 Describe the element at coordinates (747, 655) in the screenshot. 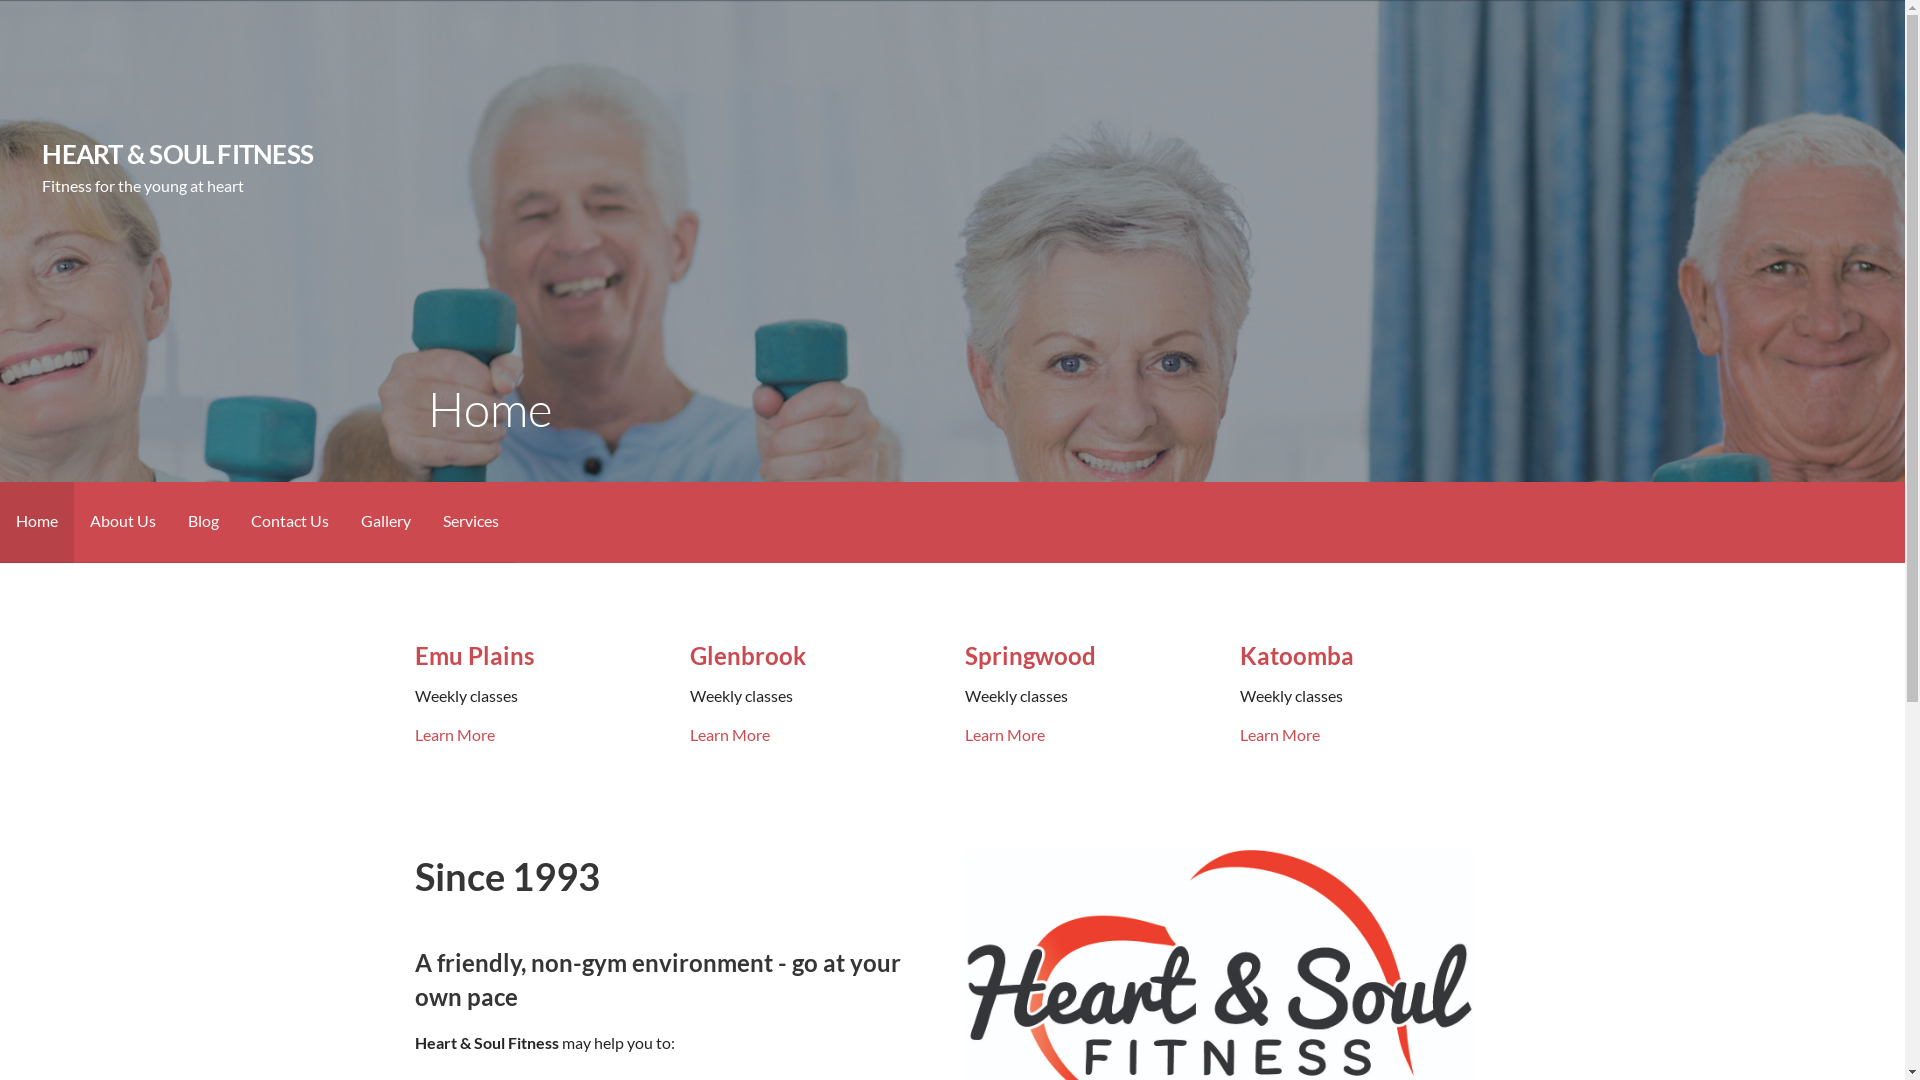

I see `'Glenbrook'` at that location.